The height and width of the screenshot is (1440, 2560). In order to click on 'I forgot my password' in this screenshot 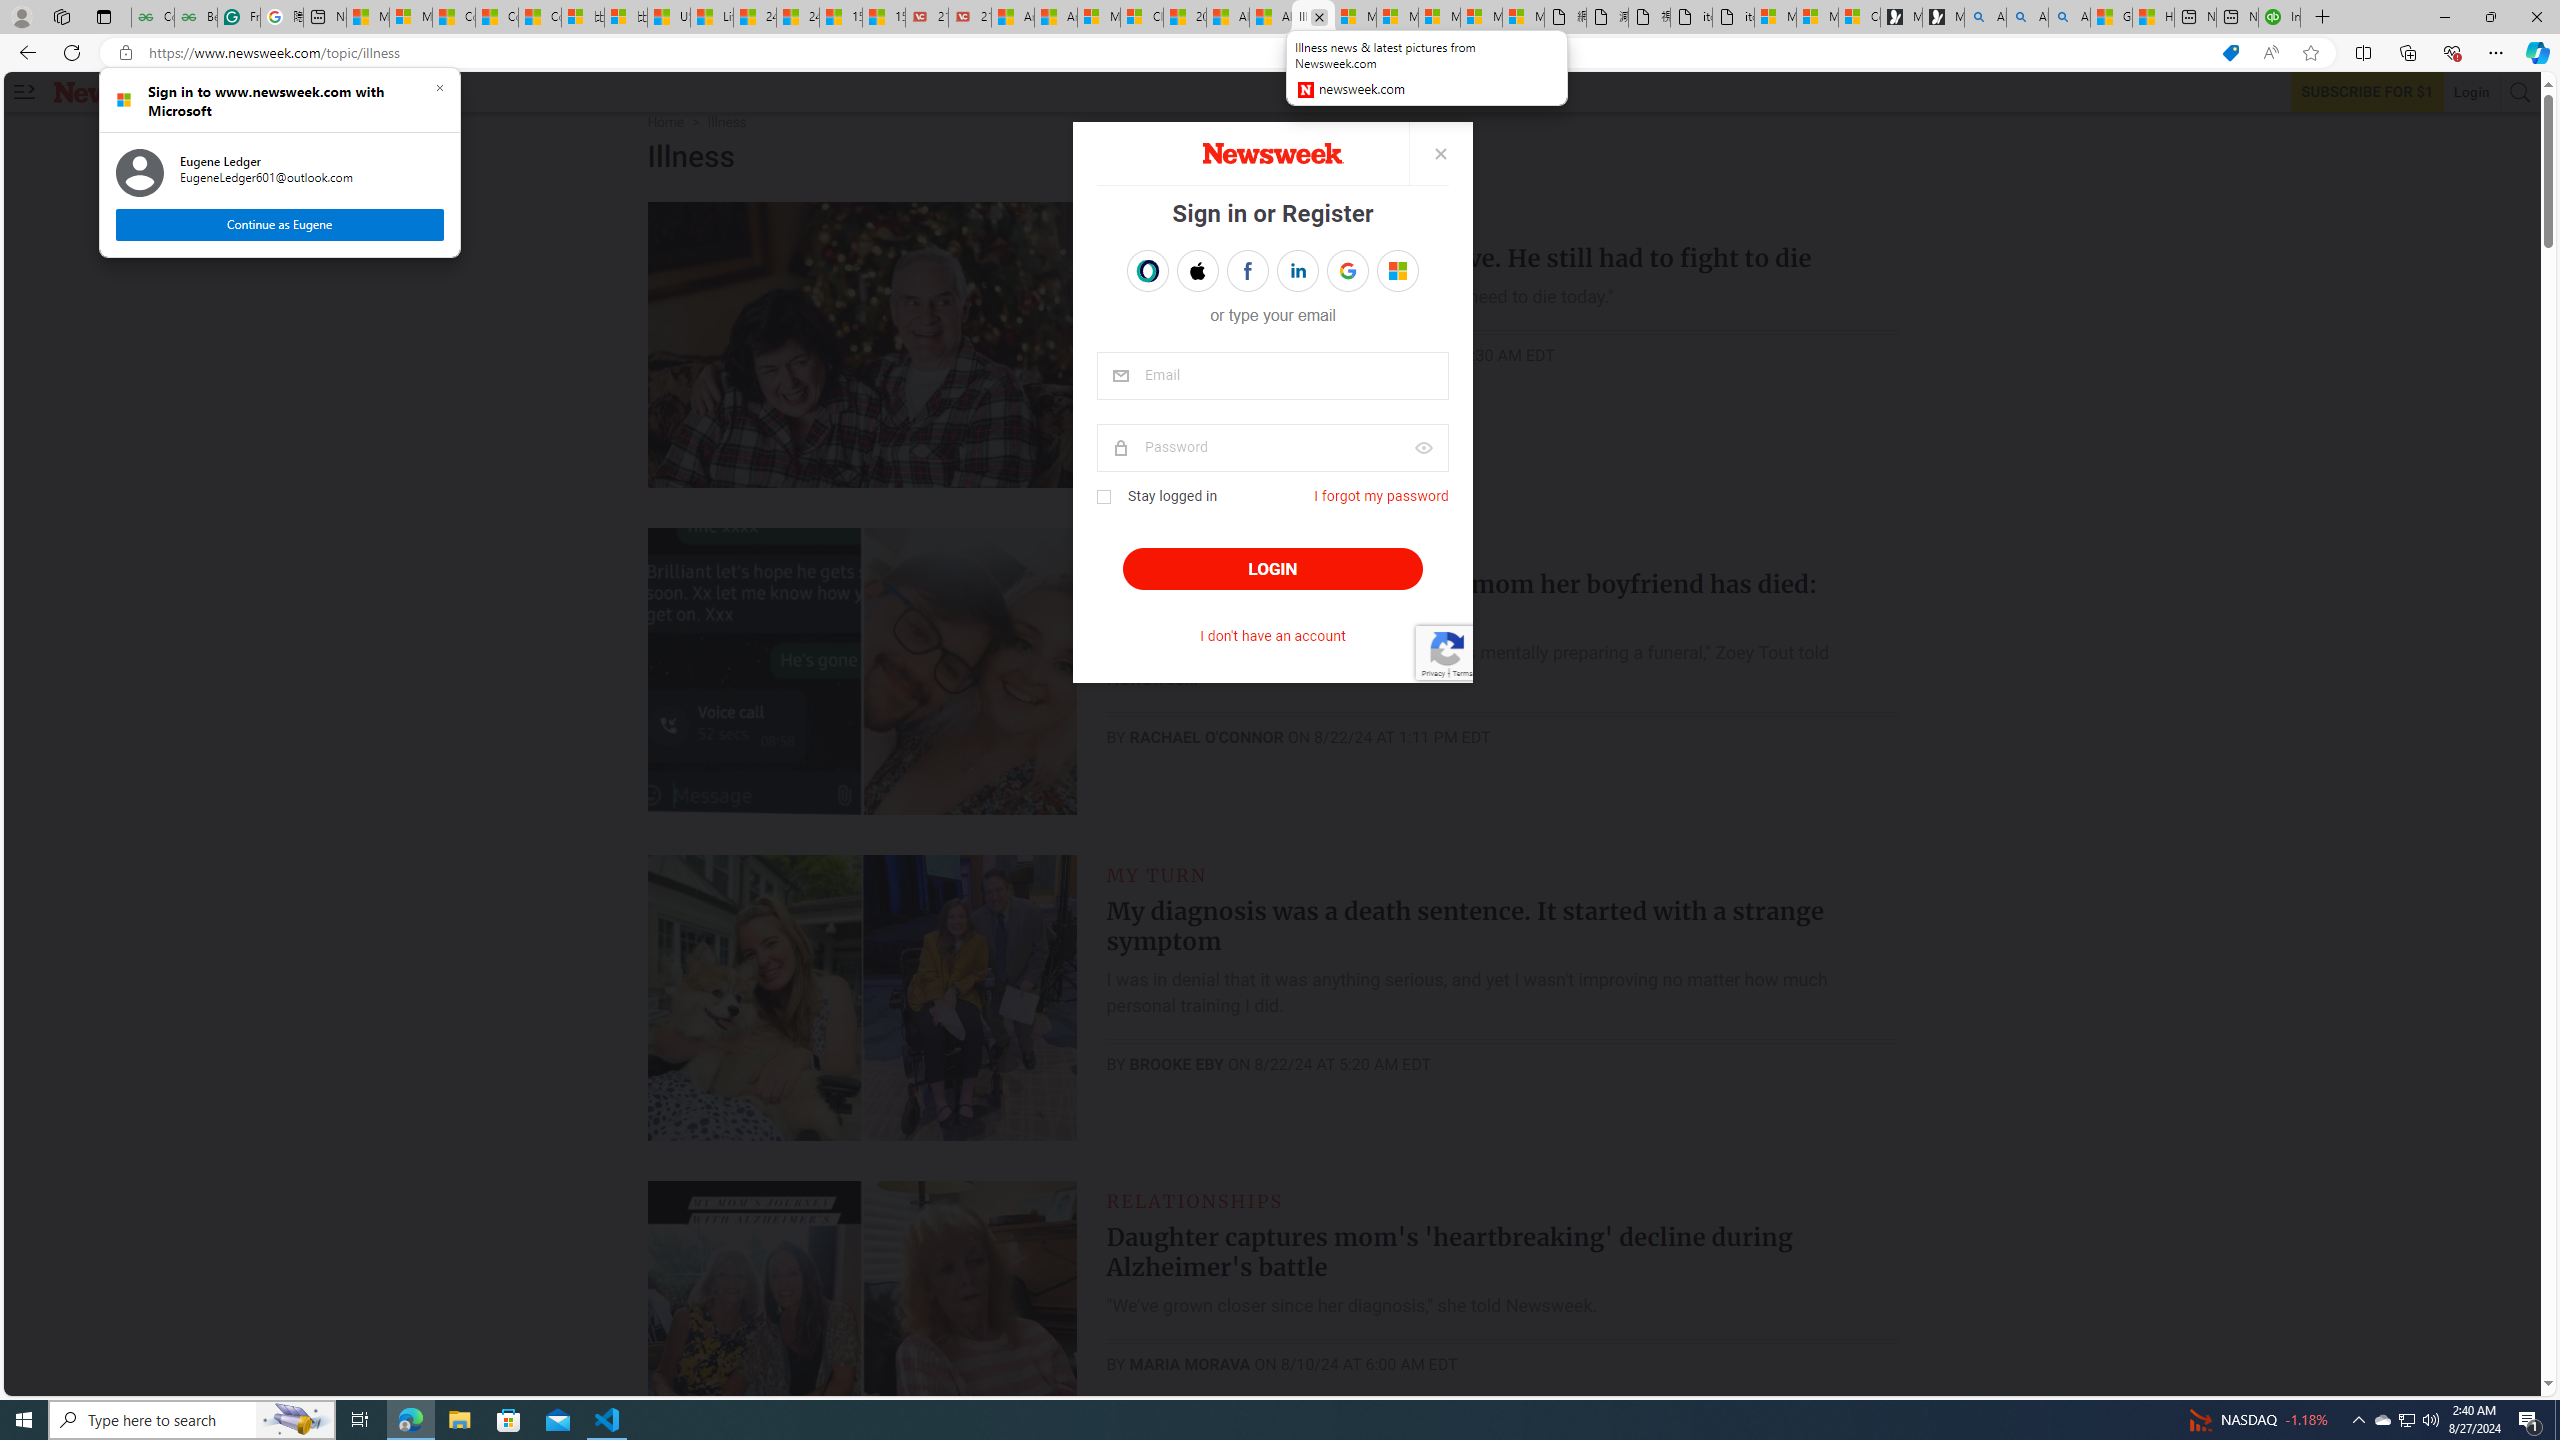, I will do `click(1381, 495)`.